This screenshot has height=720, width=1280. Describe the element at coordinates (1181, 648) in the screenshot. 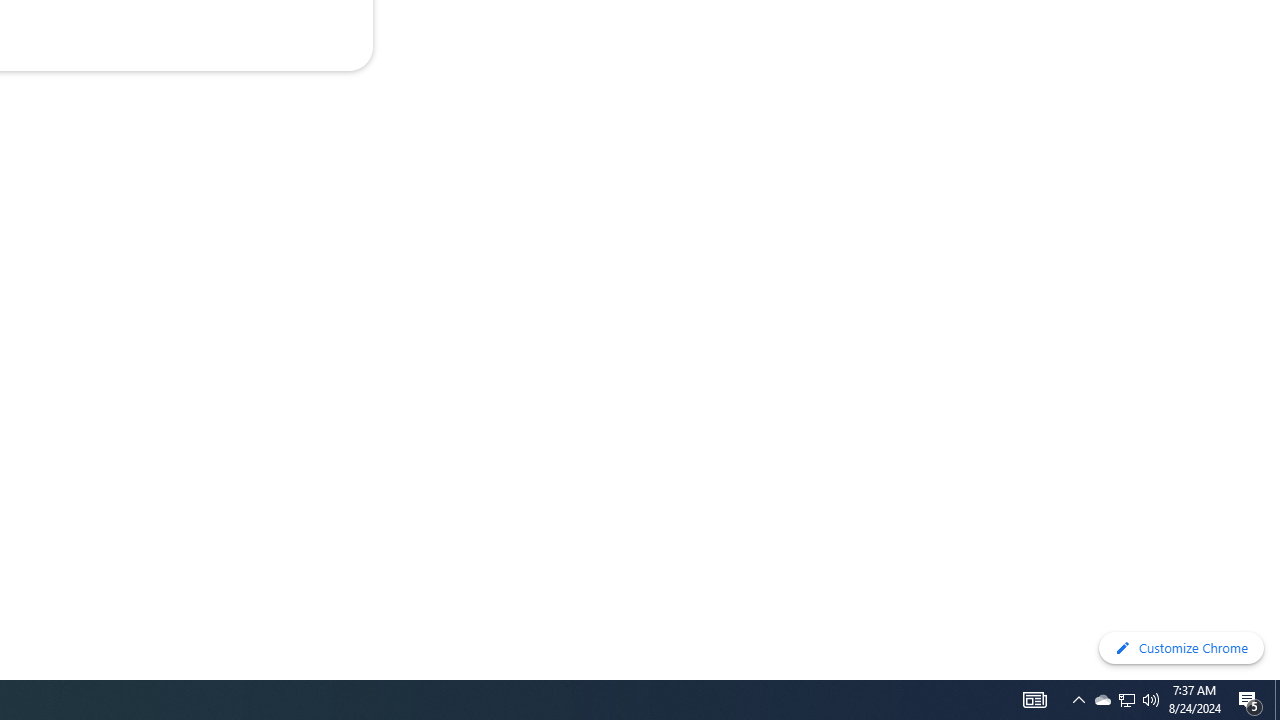

I see `'Customize Chrome'` at that location.